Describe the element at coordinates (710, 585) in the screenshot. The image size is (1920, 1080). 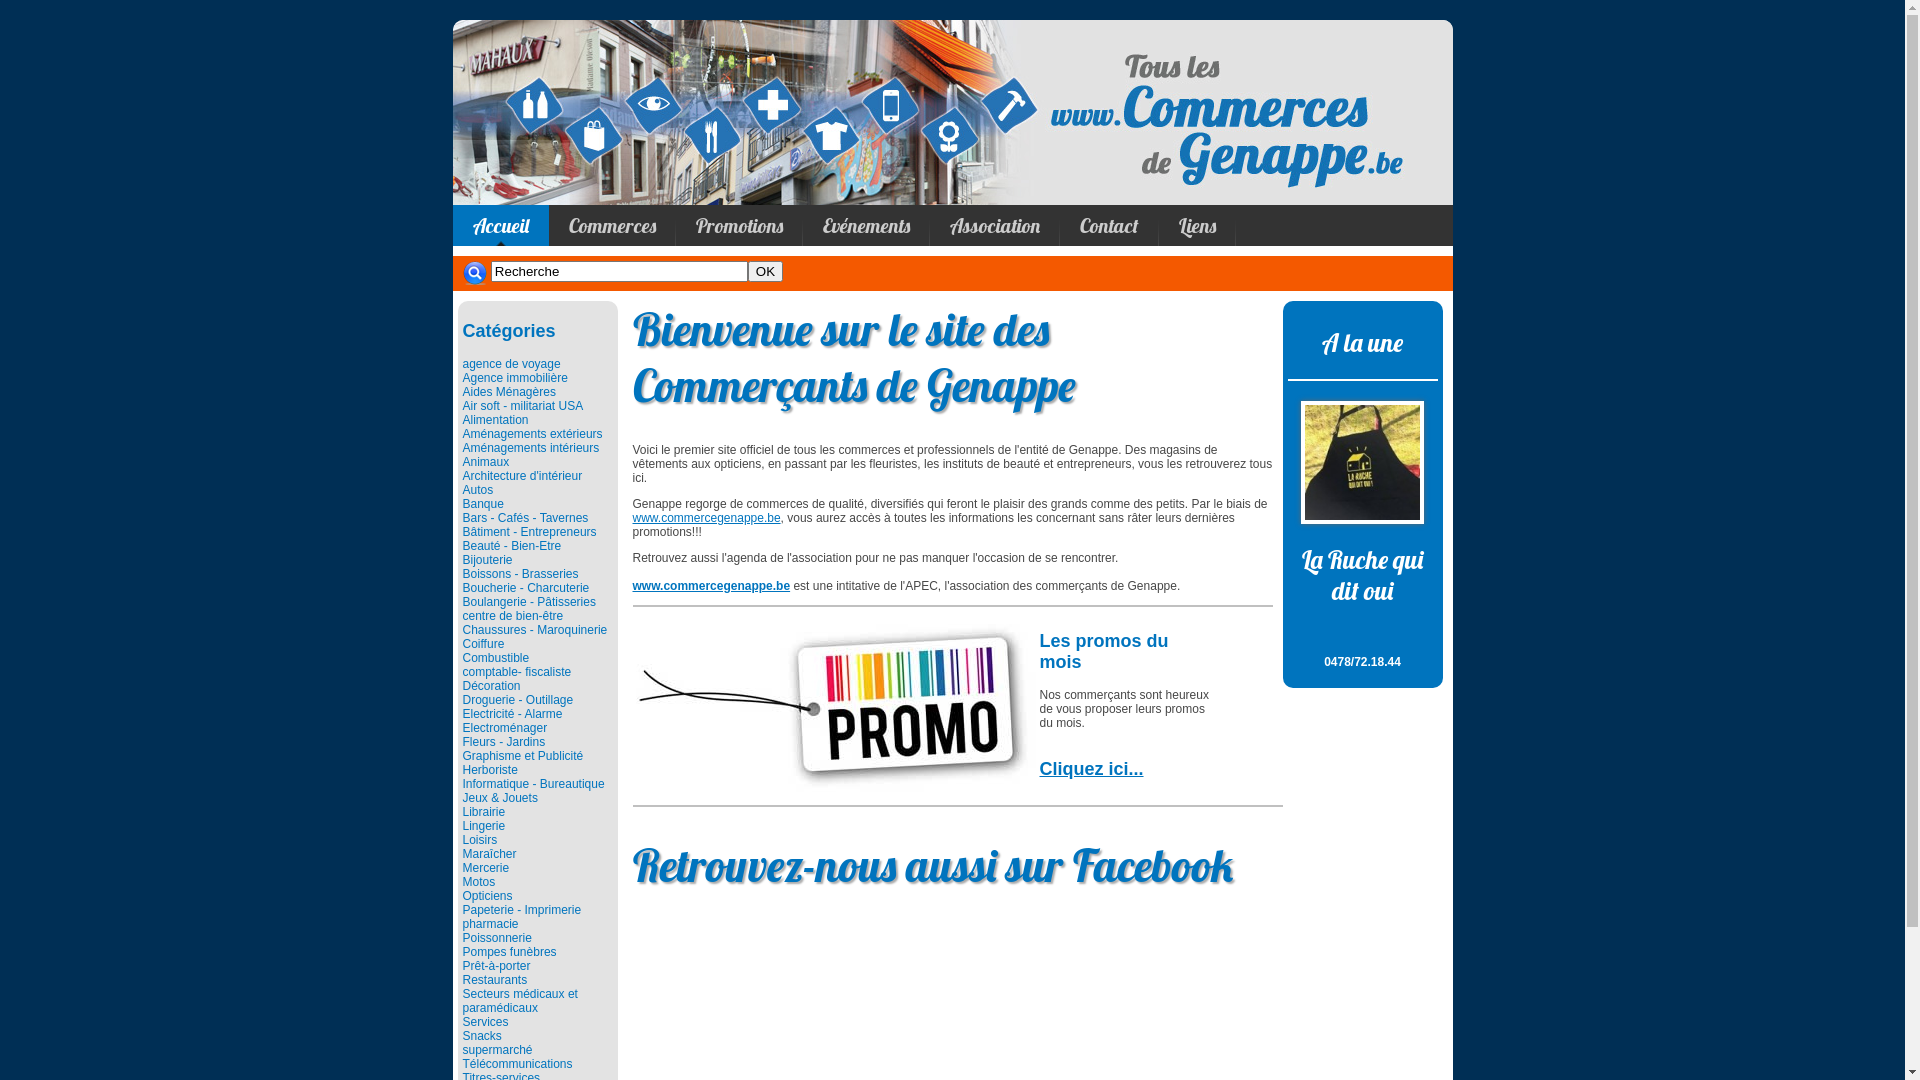
I see `'www.commercegenappe.be'` at that location.